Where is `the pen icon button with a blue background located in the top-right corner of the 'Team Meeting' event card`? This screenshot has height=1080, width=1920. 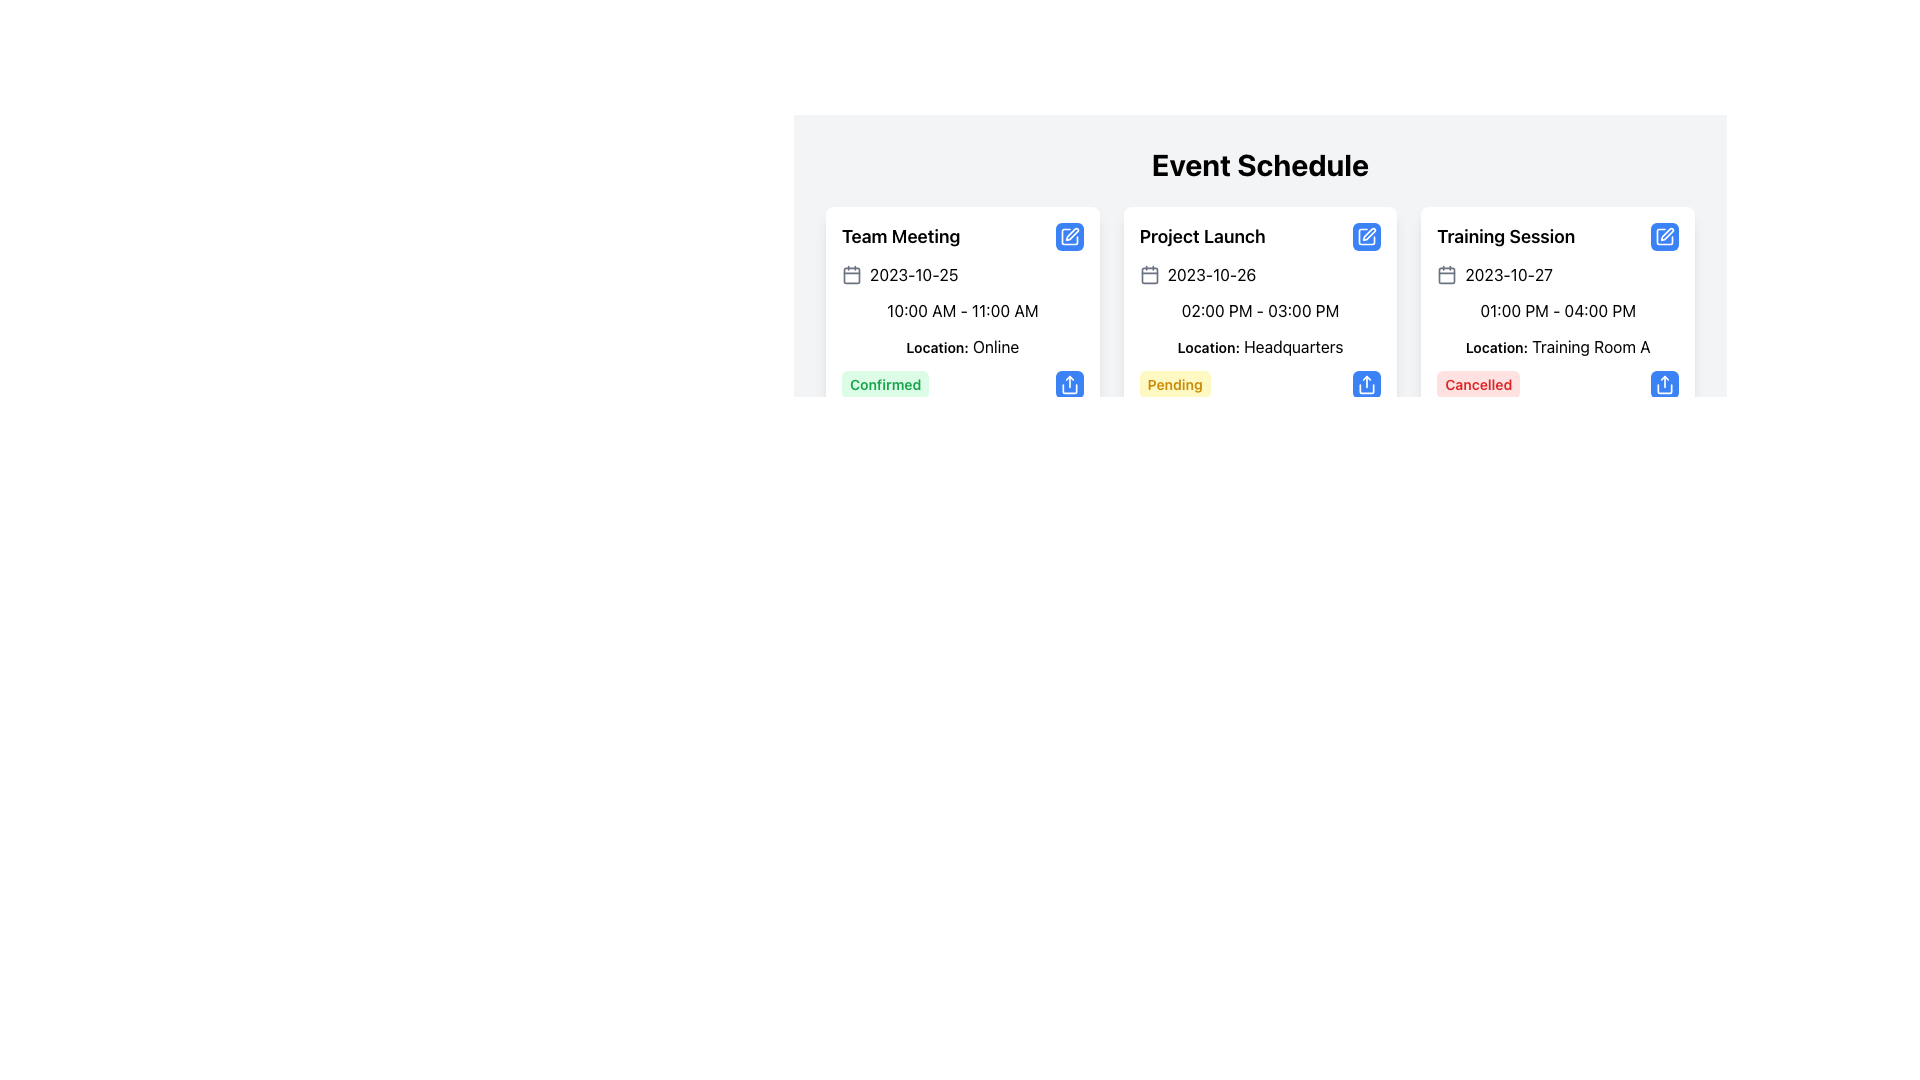 the pen icon button with a blue background located in the top-right corner of the 'Team Meeting' event card is located at coordinates (1068, 235).